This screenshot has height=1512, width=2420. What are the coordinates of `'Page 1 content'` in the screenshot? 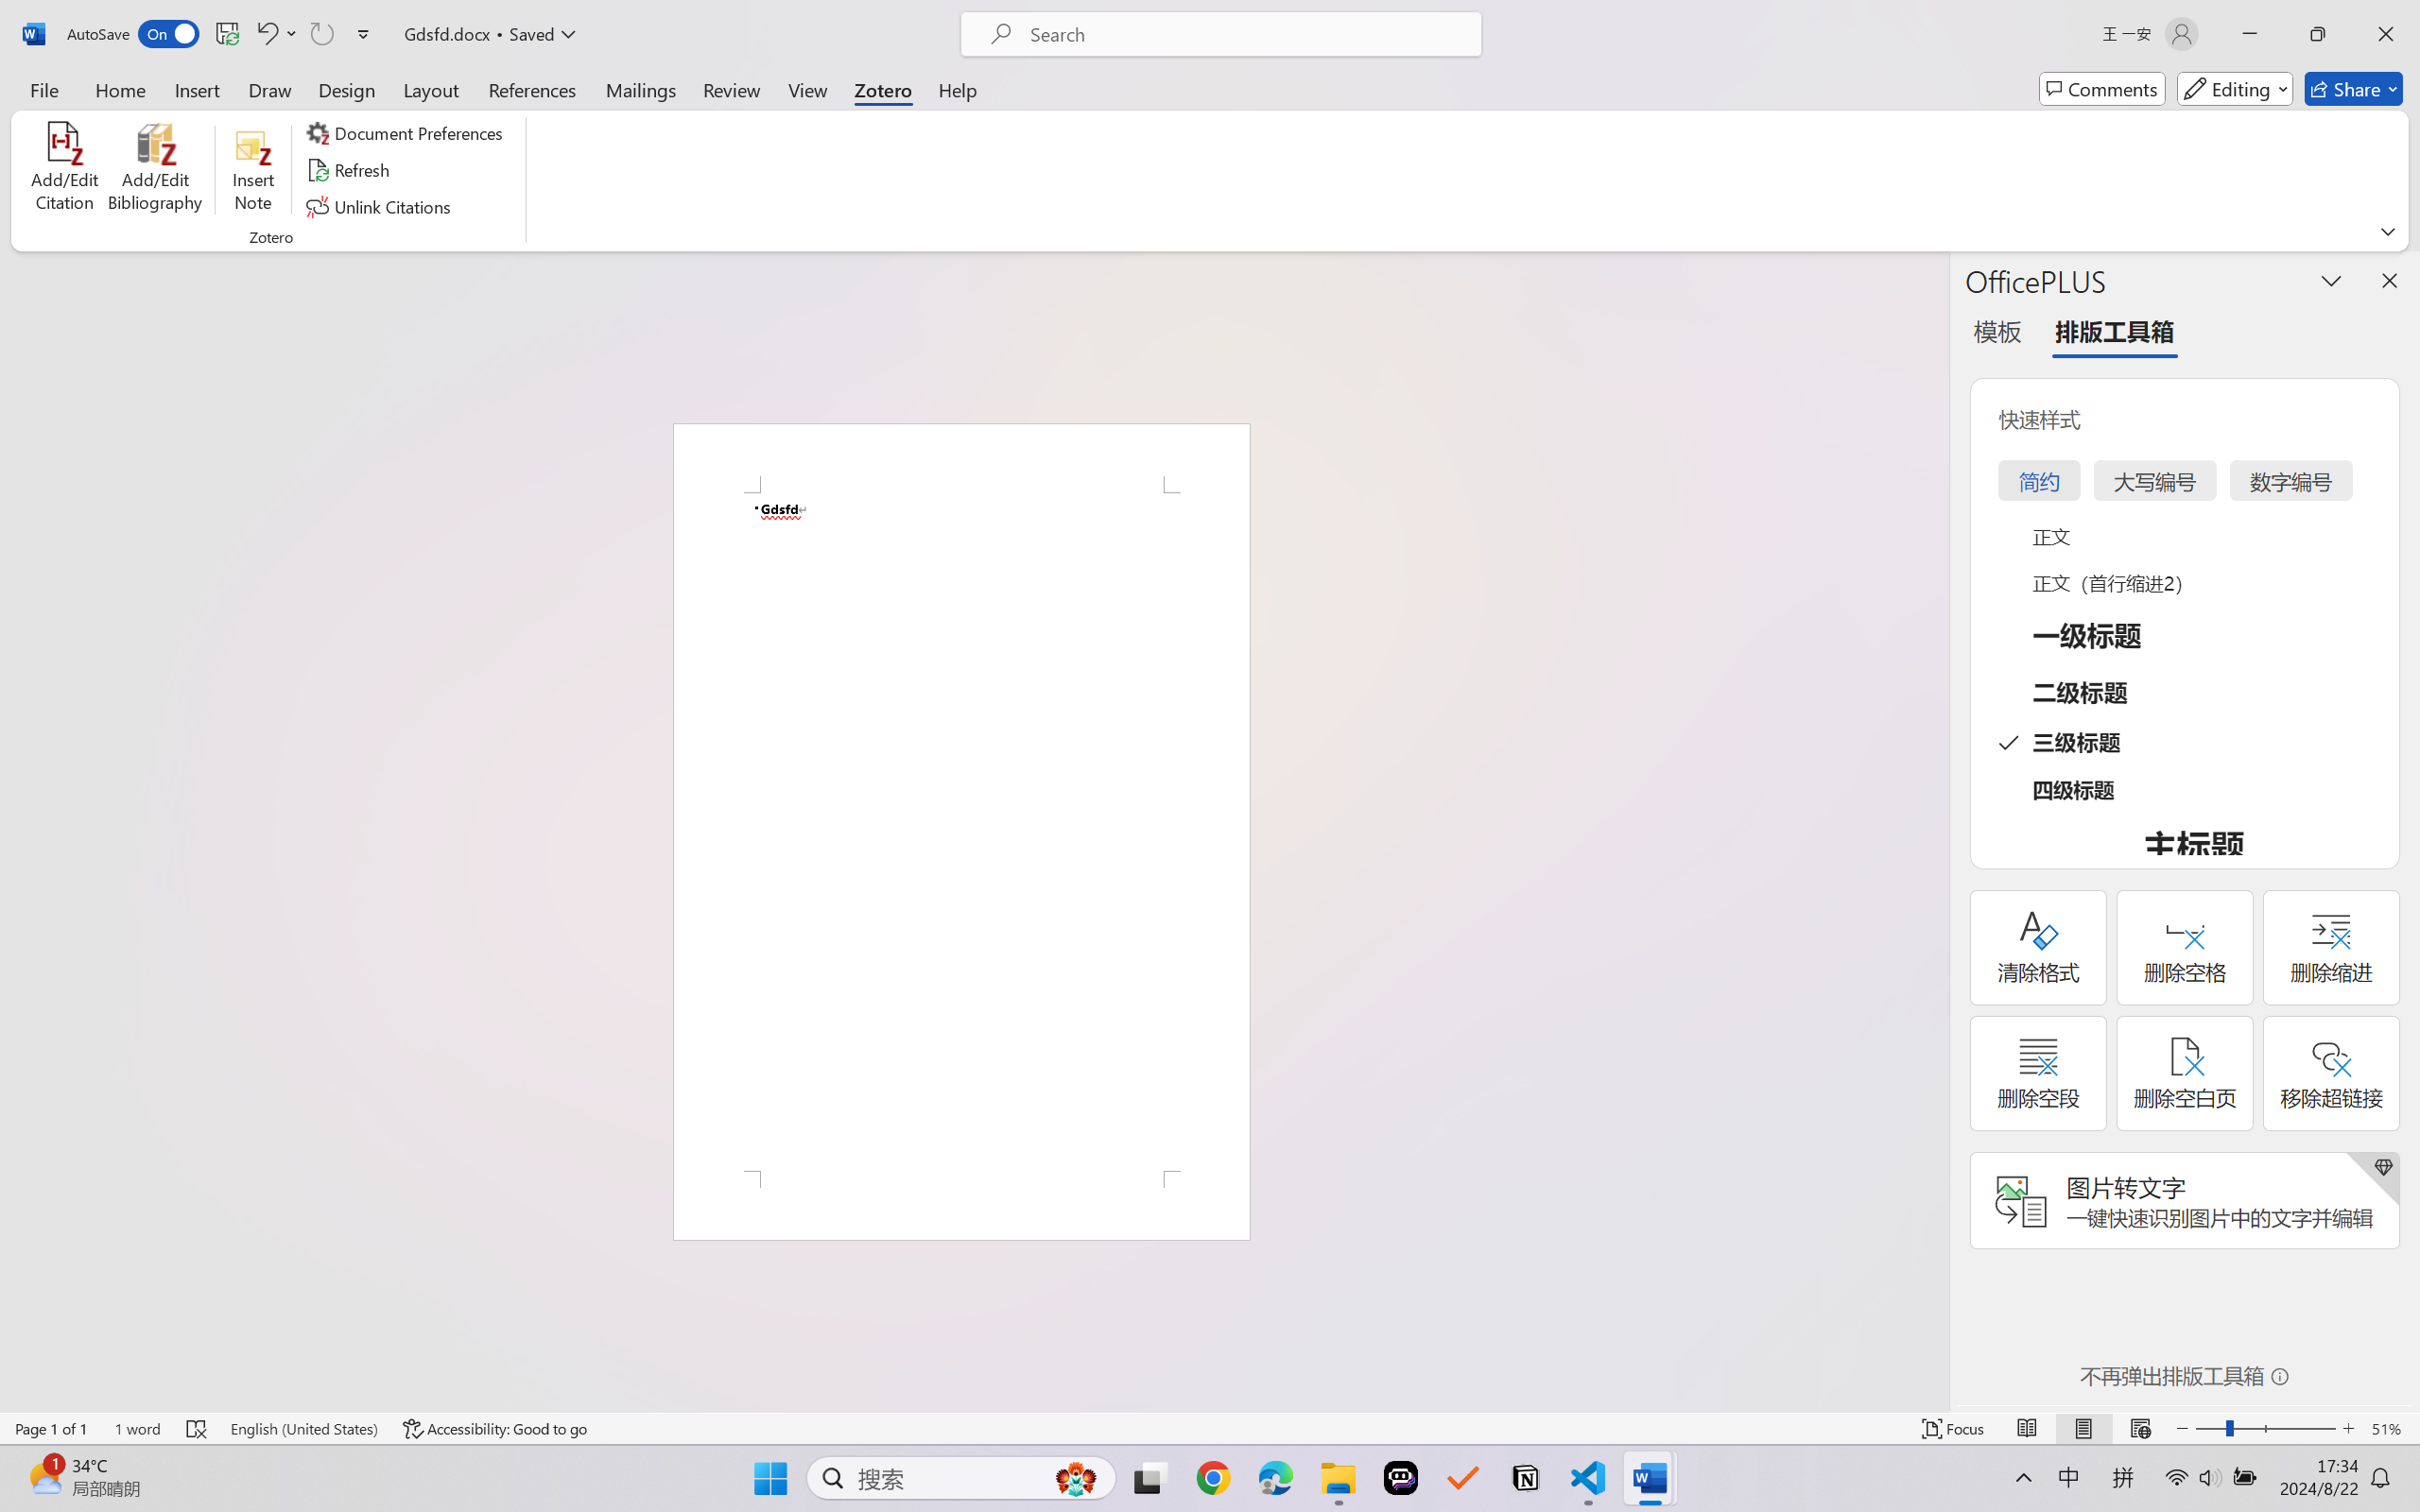 It's located at (961, 831).